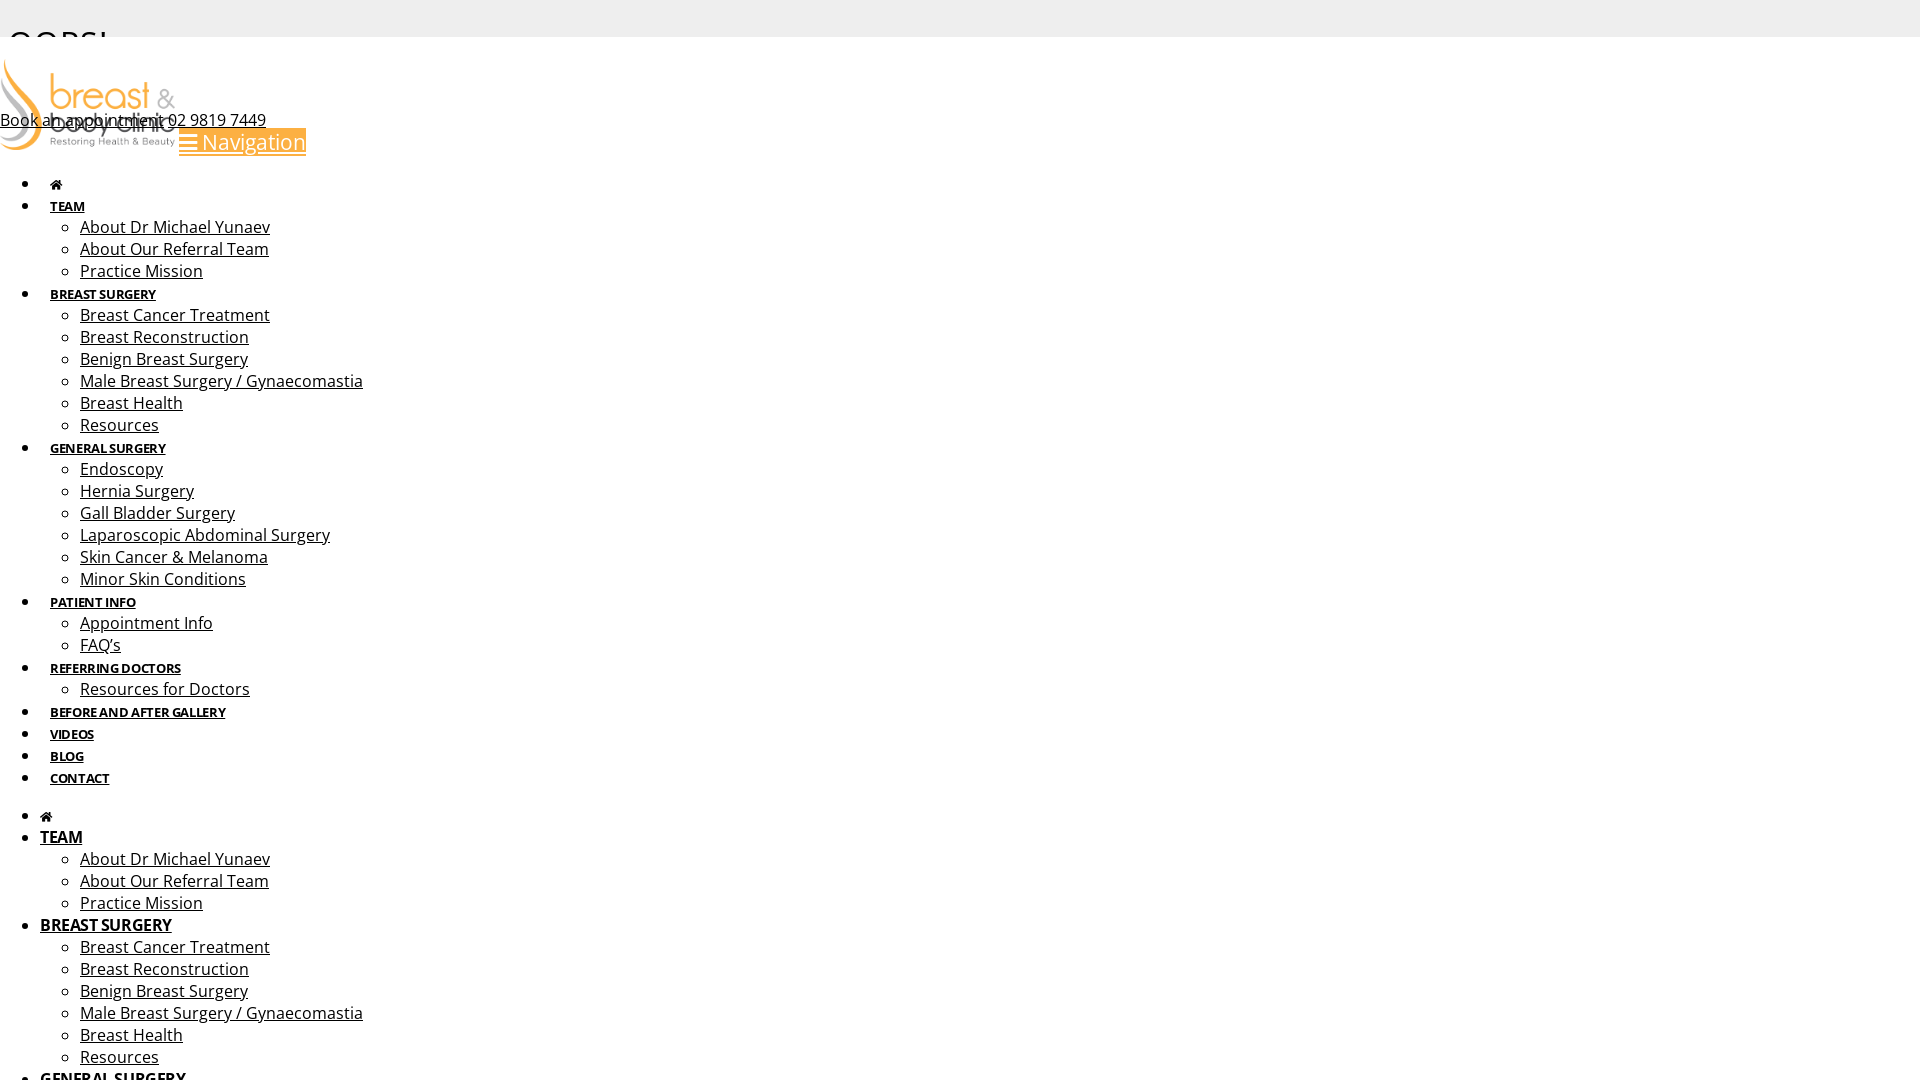 This screenshot has width=1920, height=1080. I want to click on 'Breast Cancer Treatment', so click(80, 946).